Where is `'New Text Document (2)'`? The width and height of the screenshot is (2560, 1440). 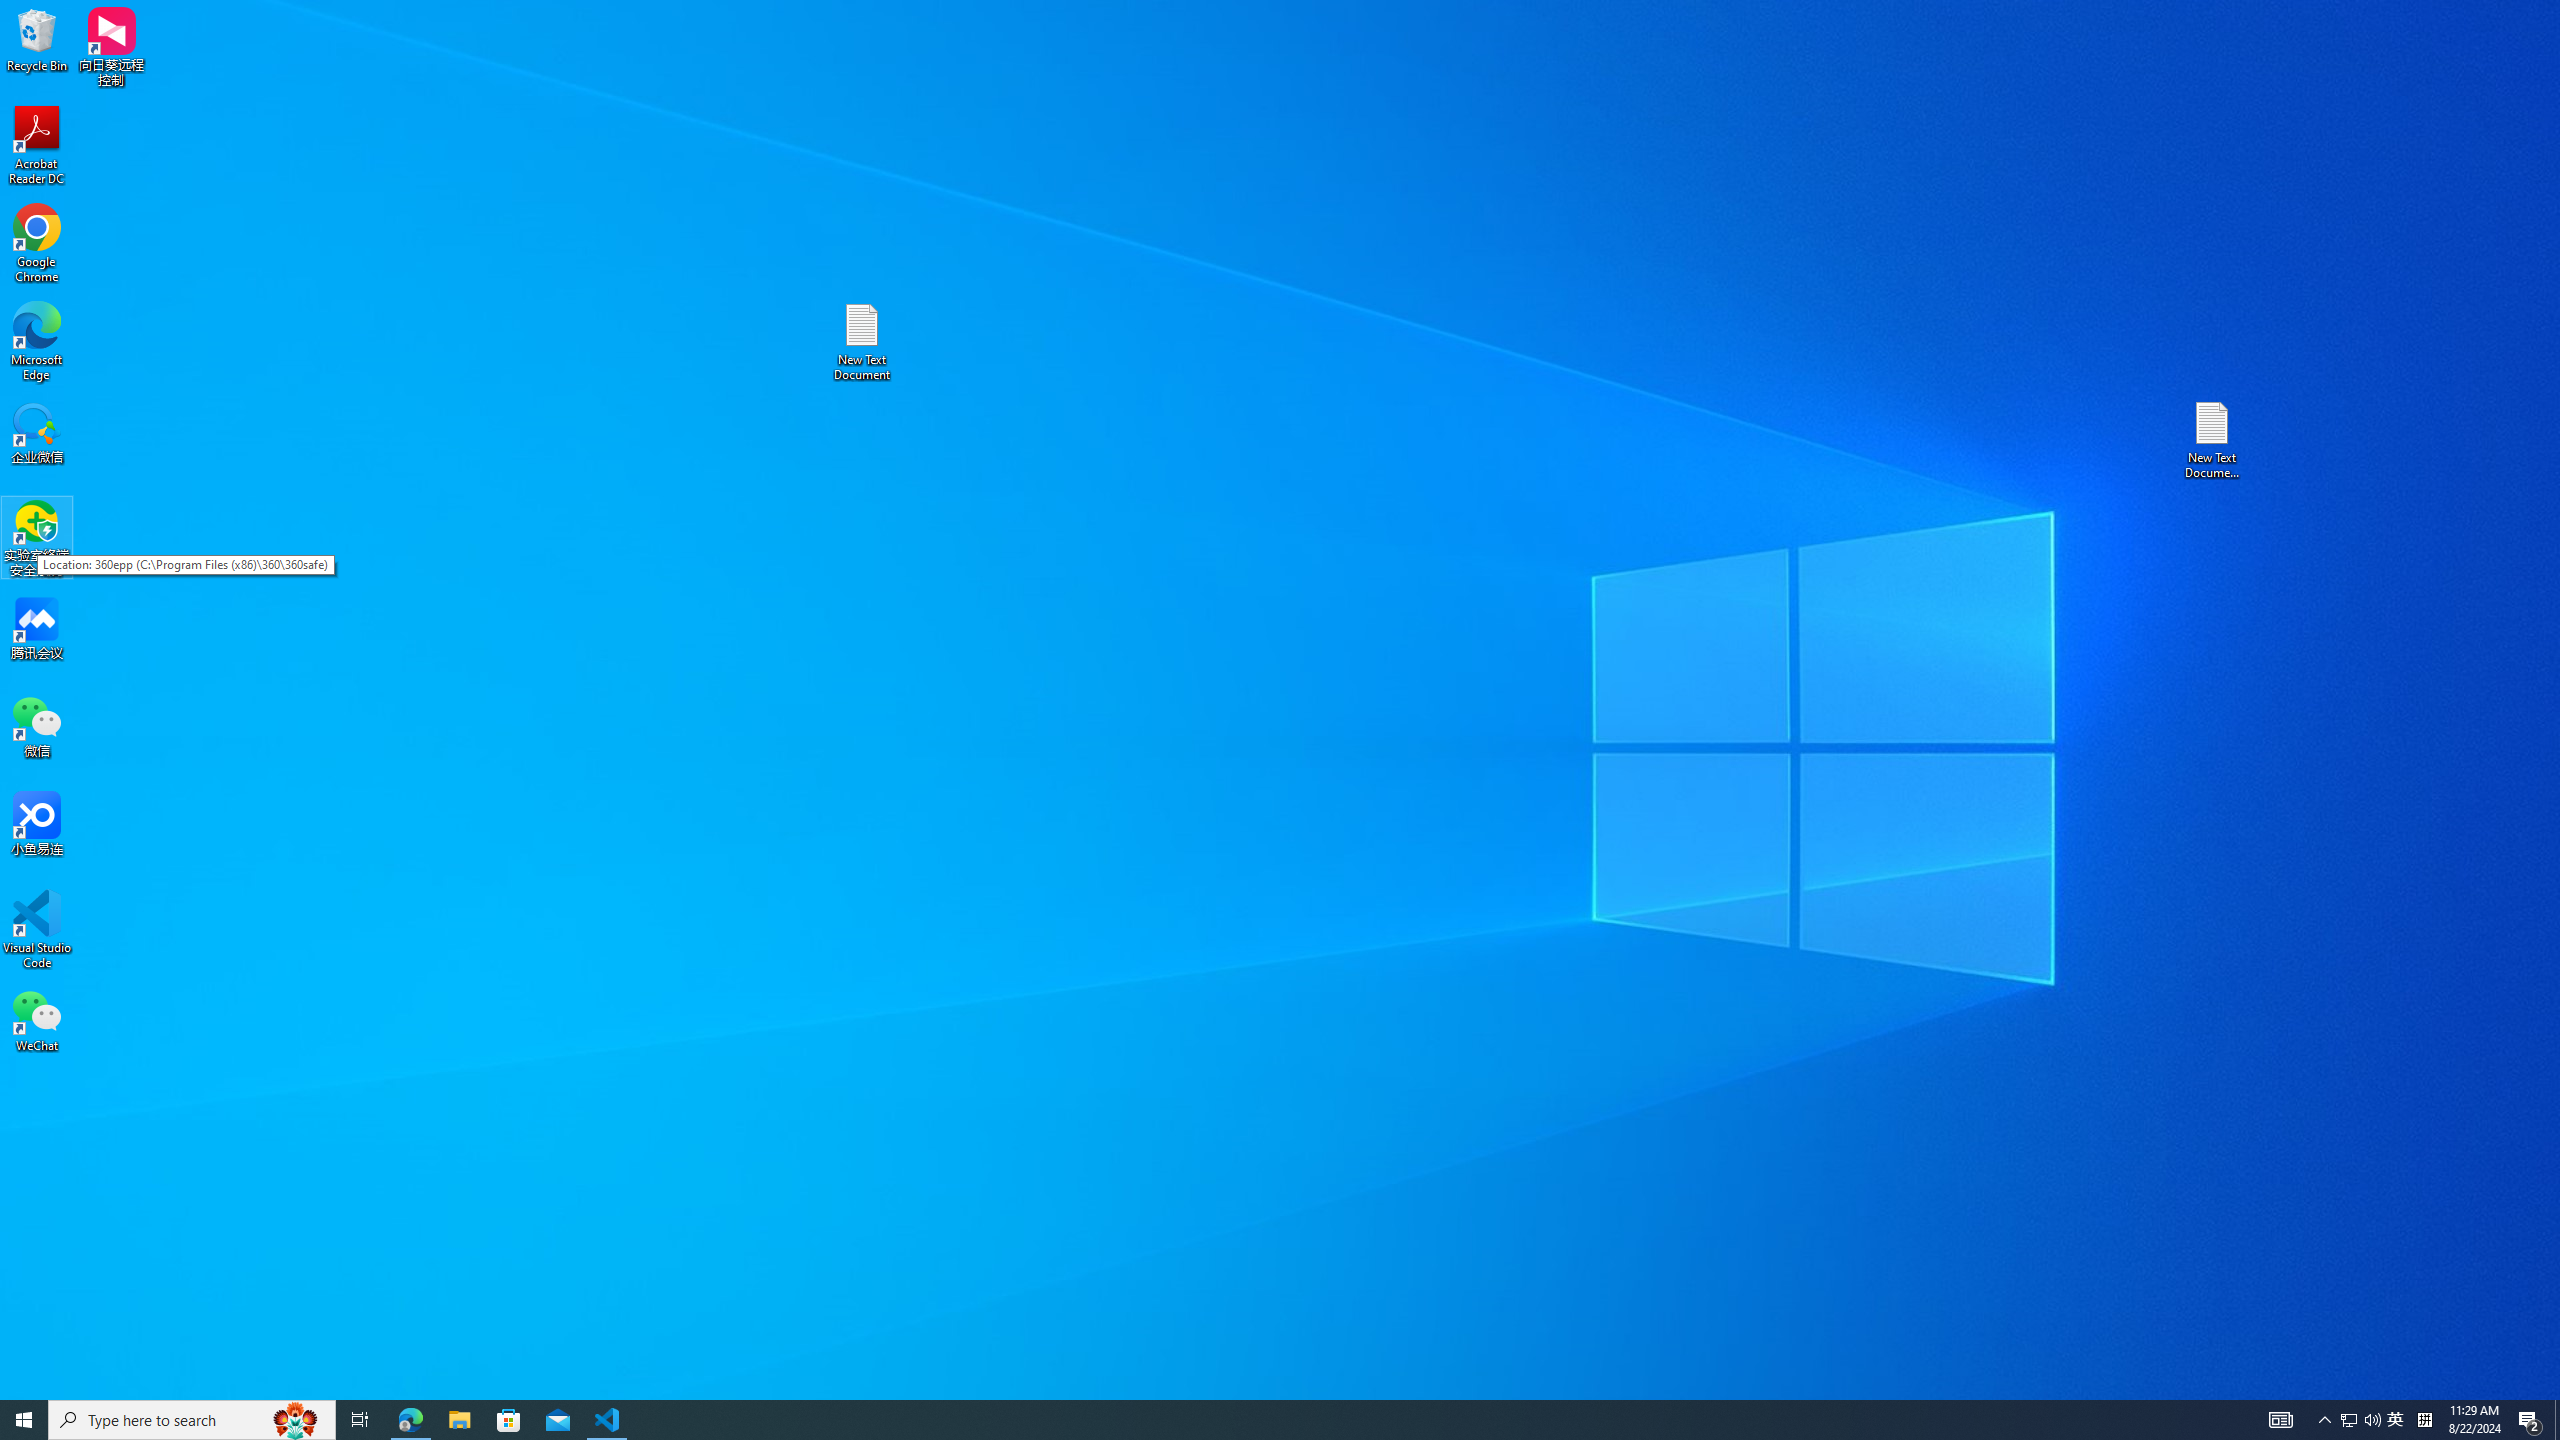 'New Text Document (2)' is located at coordinates (2213, 438).